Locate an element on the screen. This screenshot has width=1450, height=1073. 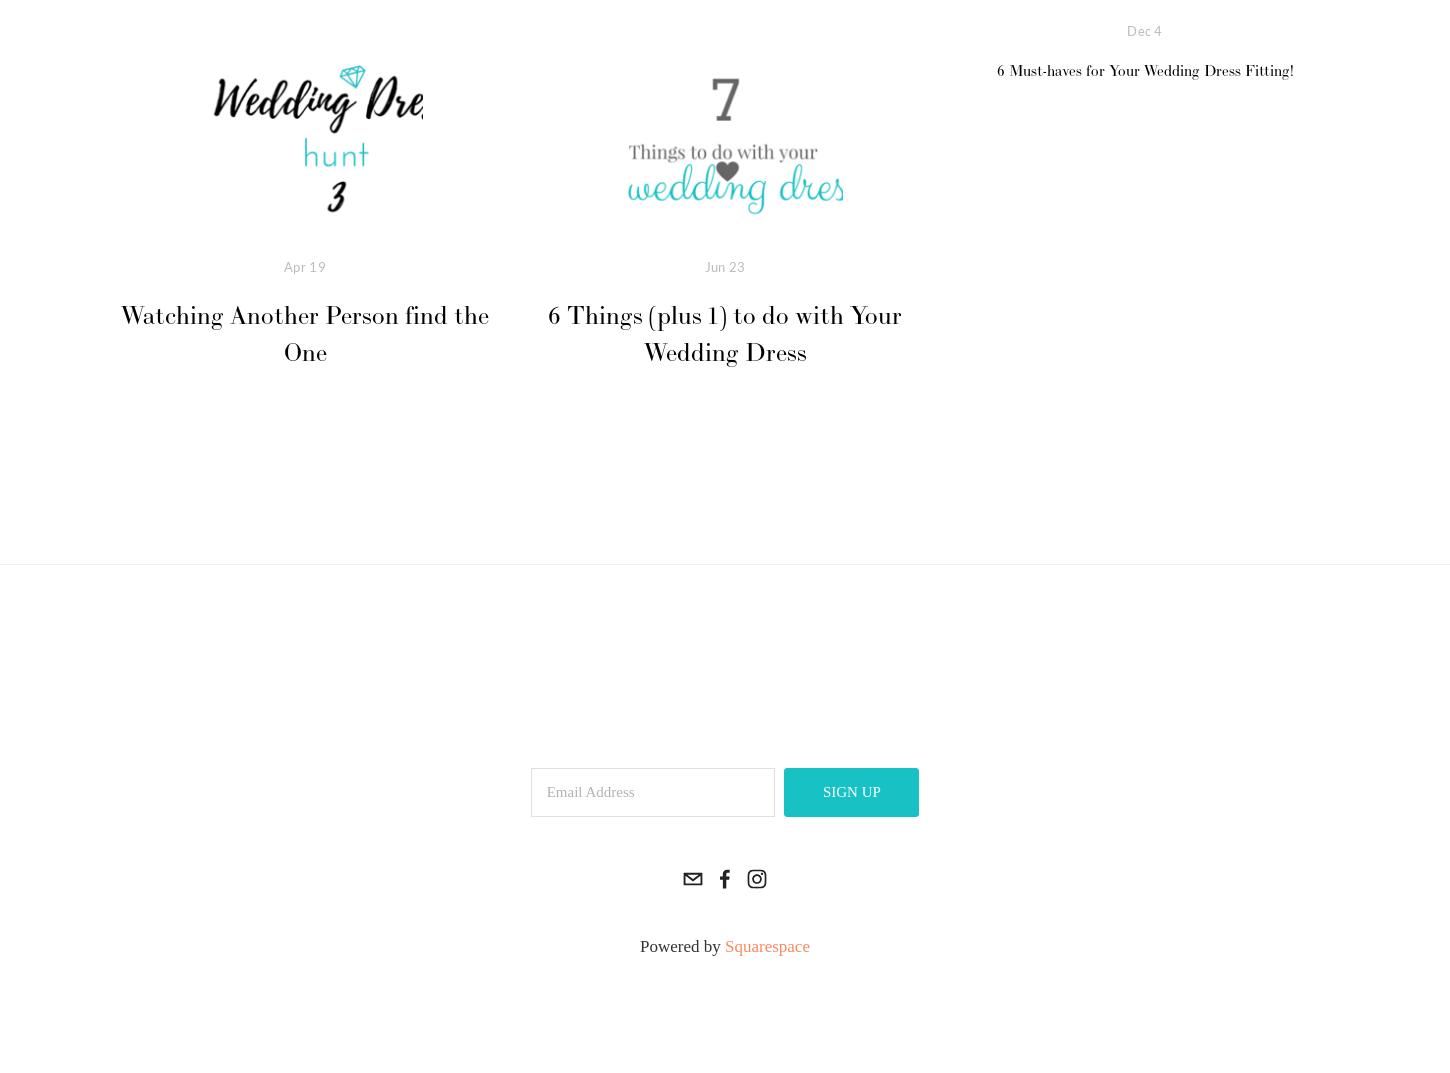
'Apr' is located at coordinates (296, 265).